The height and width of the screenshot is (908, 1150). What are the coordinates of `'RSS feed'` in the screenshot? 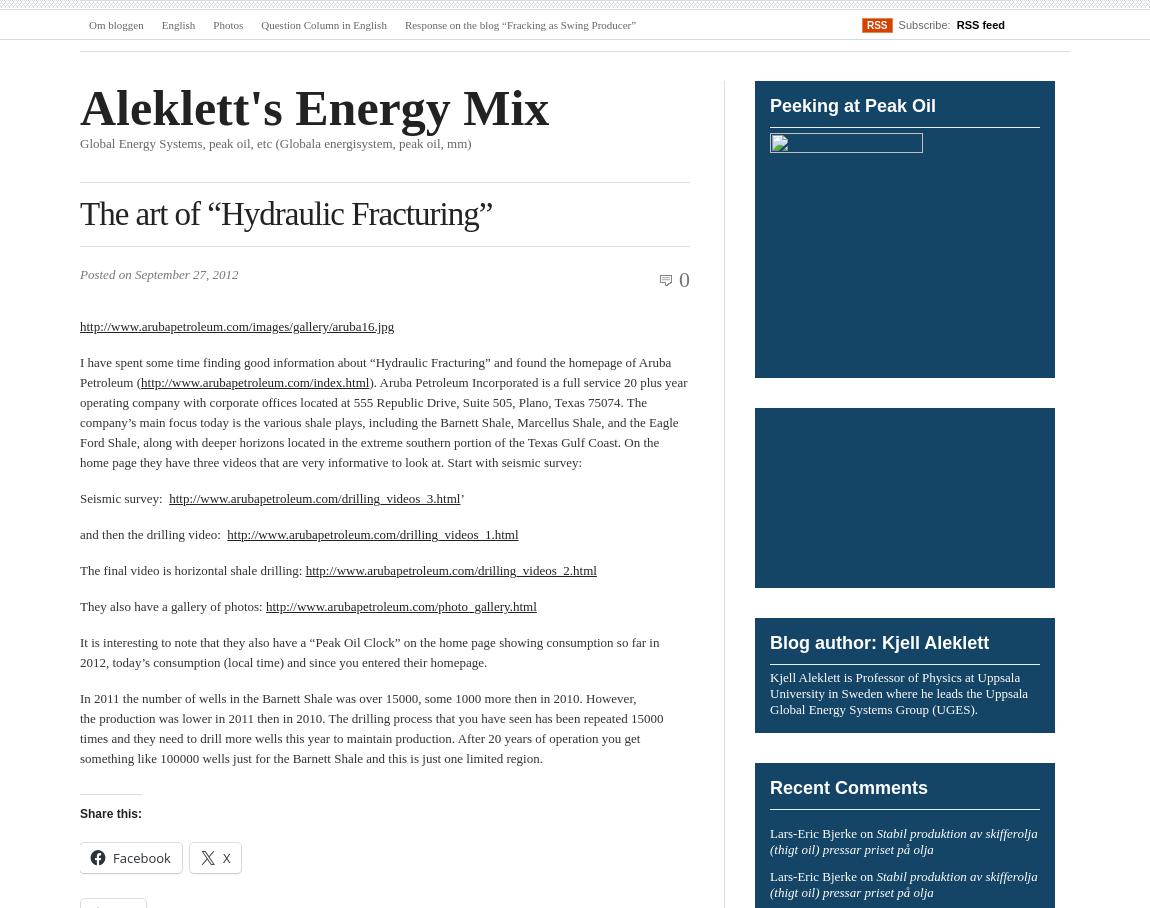 It's located at (980, 23).